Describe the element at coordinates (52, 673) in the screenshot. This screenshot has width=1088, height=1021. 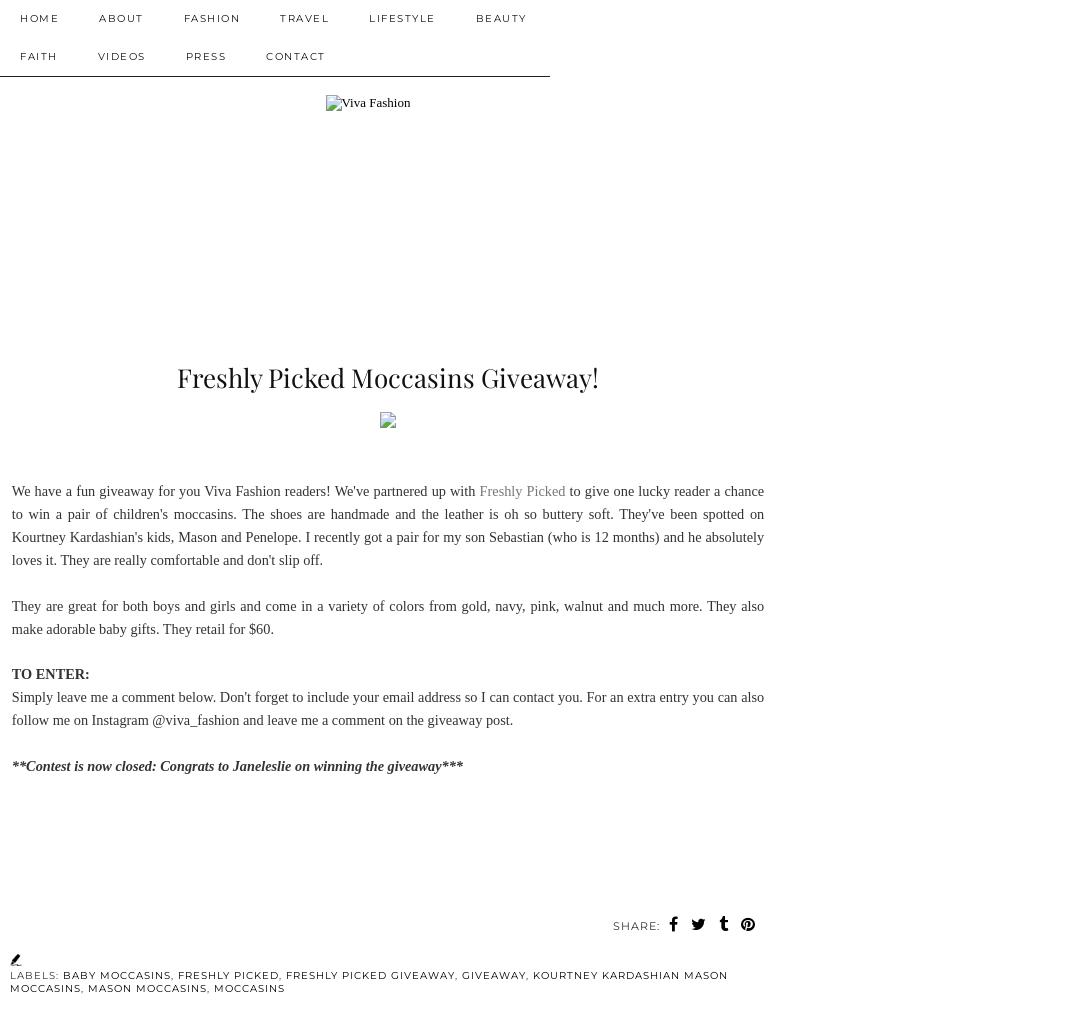
I see `'TO ENTER:'` at that location.